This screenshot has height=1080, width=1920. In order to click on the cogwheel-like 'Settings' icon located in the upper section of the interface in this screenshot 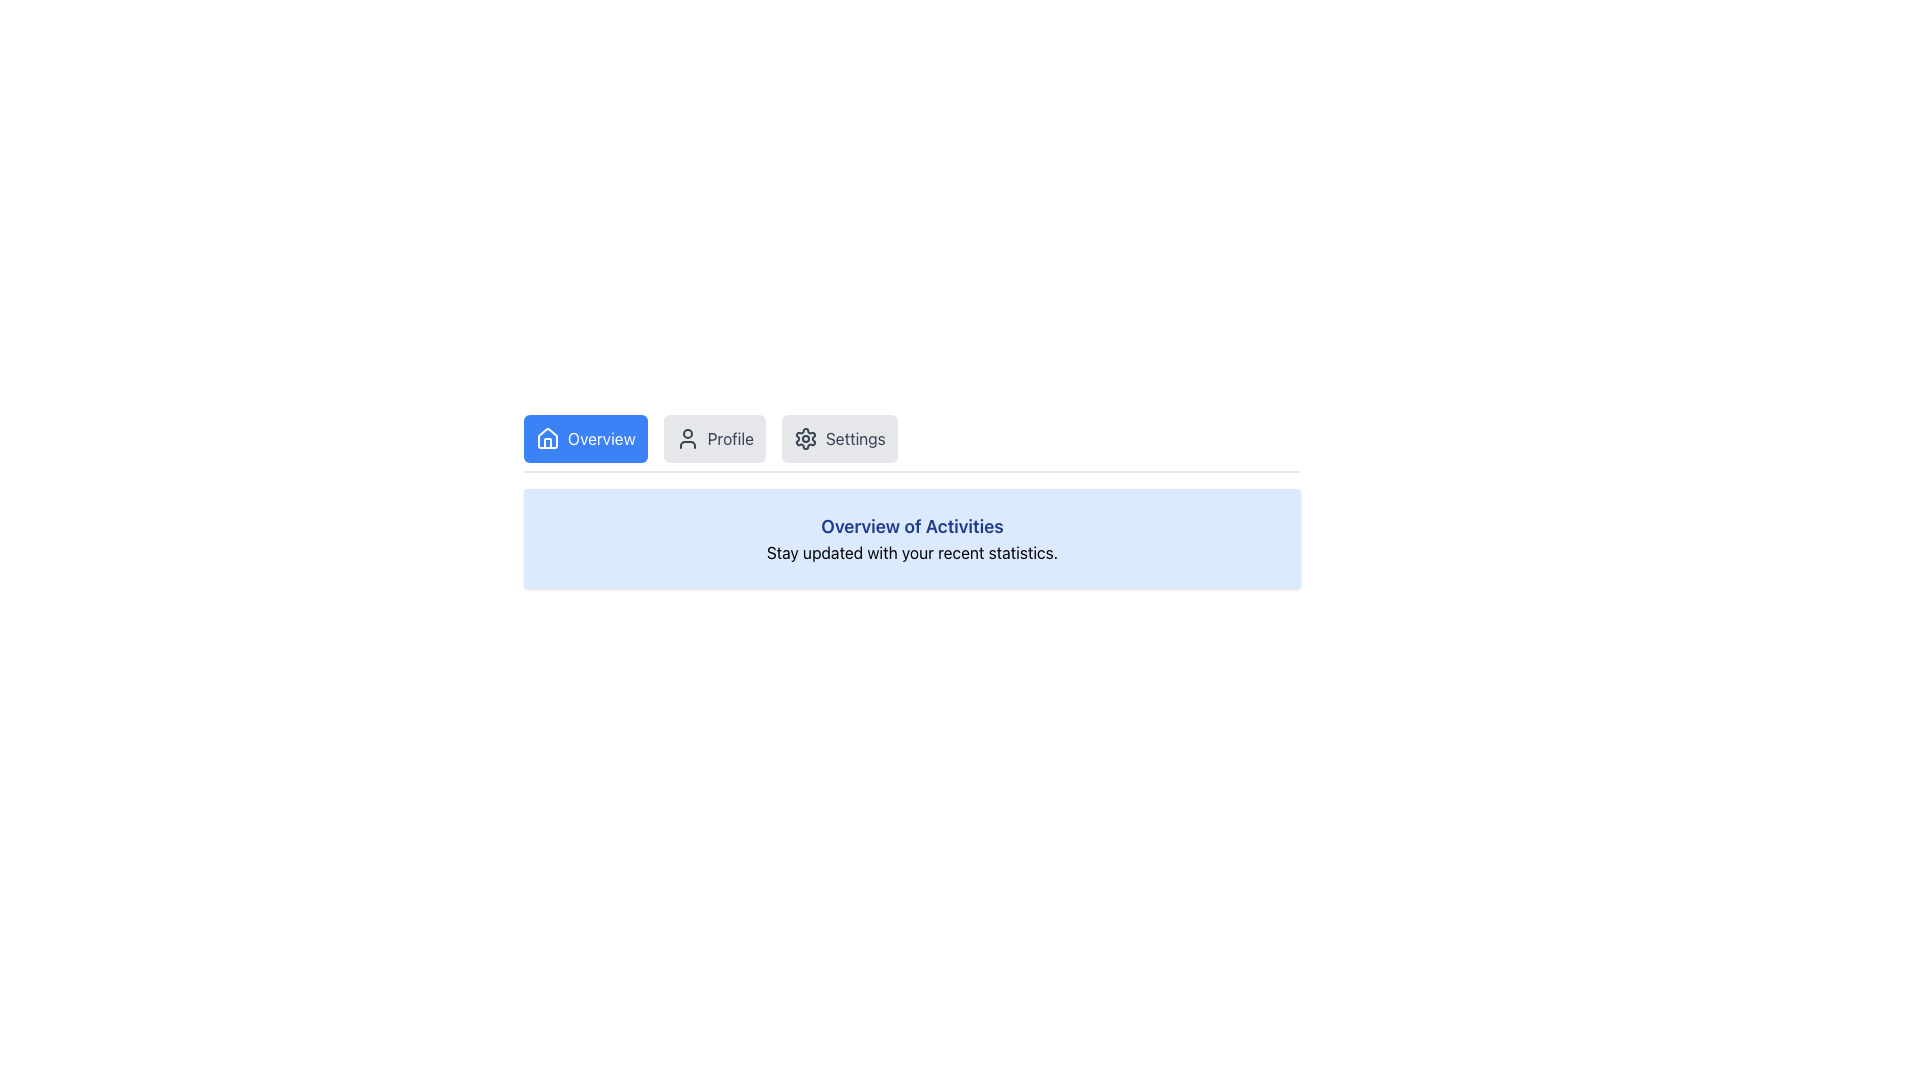, I will do `click(805, 438)`.